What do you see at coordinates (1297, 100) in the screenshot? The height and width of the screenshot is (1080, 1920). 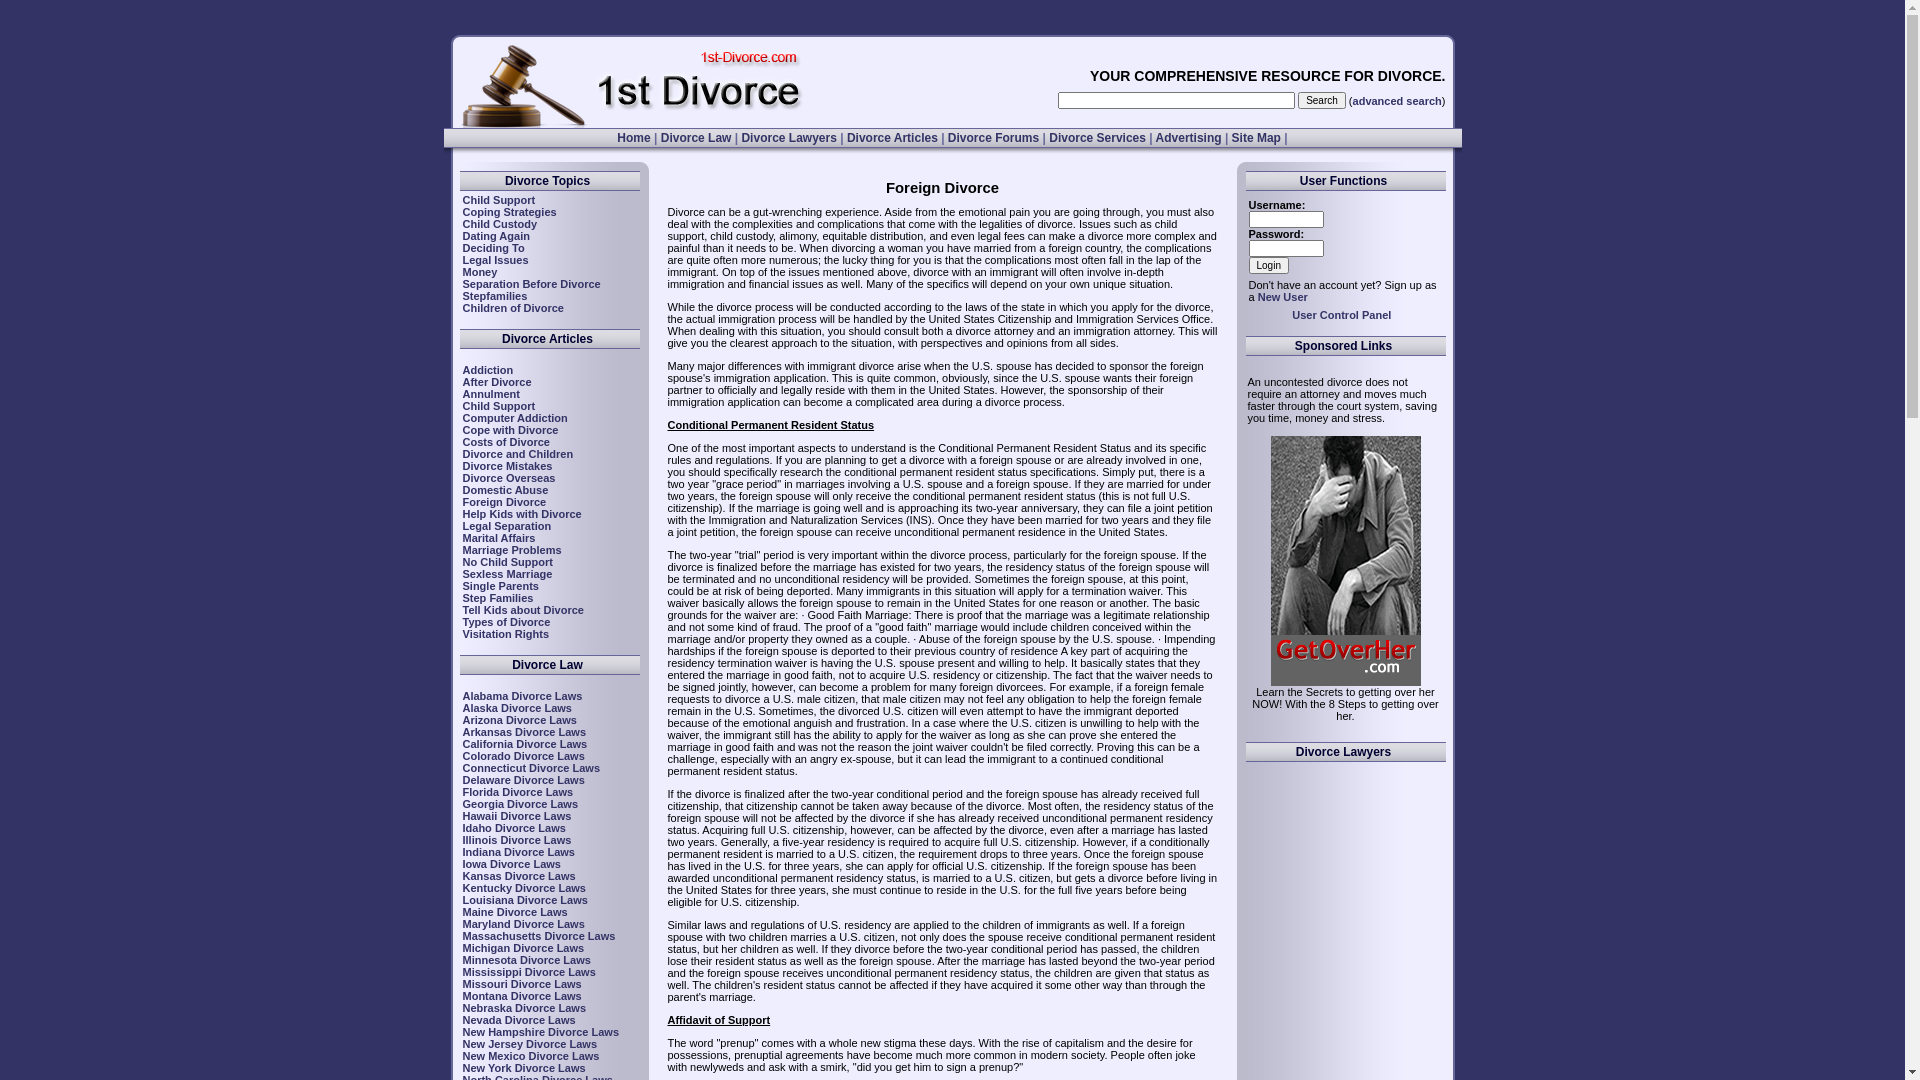 I see `'Search'` at bounding box center [1297, 100].